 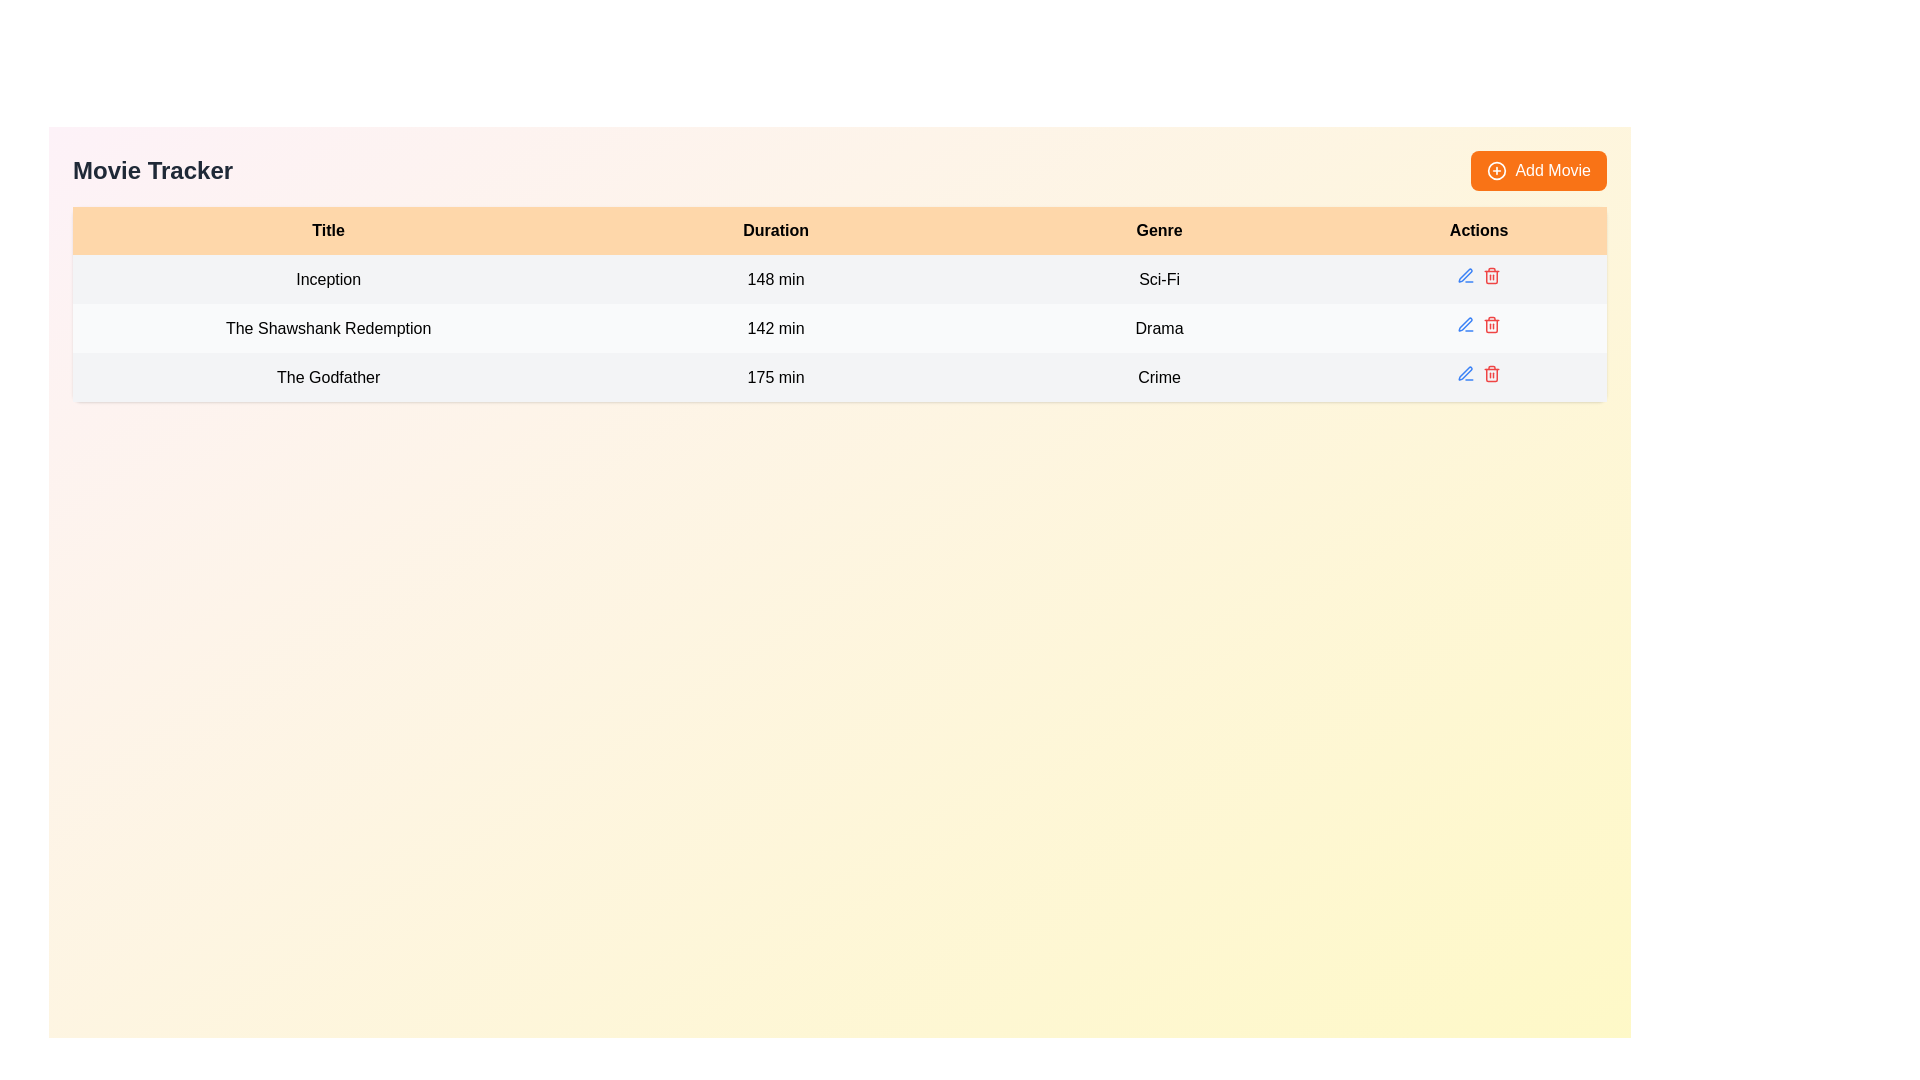 I want to click on the 'Movie Tracker' label at the top-left corner of the interface, which is displayed in a bold and large font with dark gray color against a light background, so click(x=152, y=169).